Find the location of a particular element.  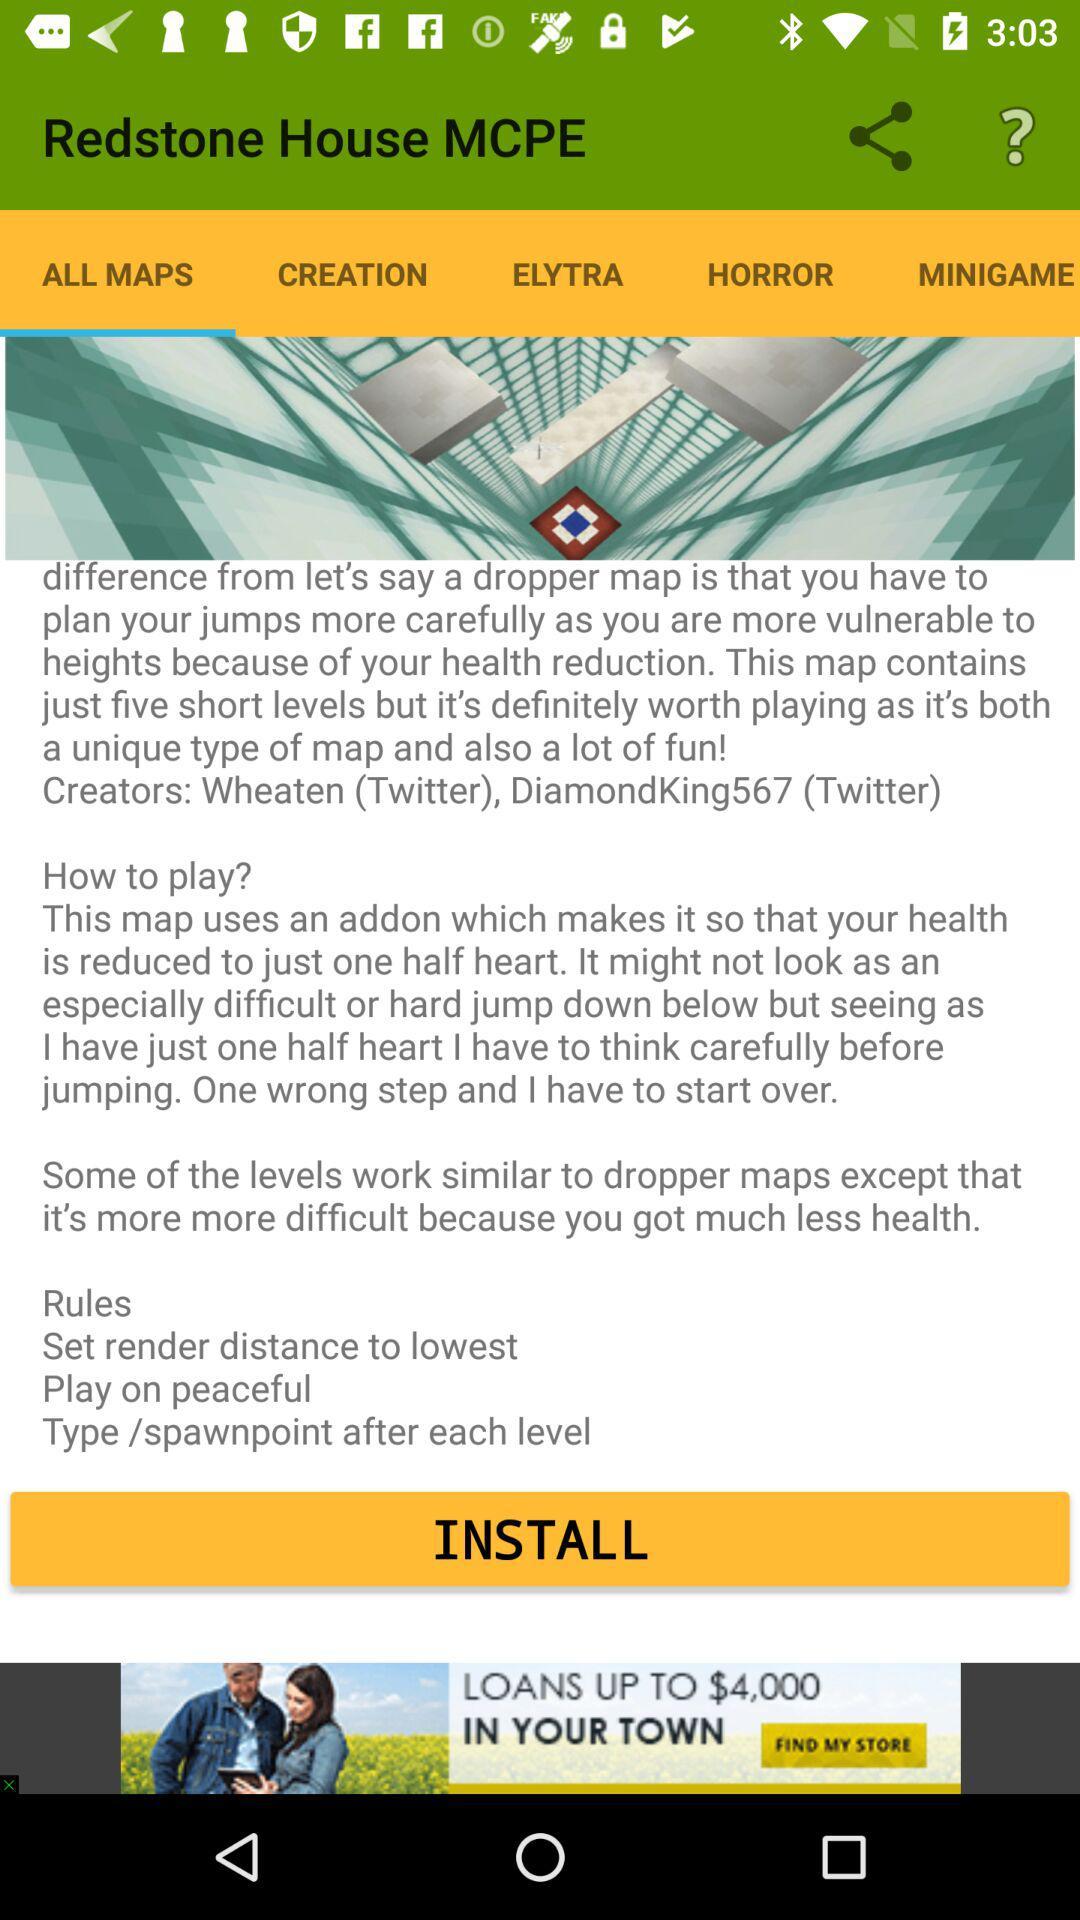

item to the right of elytra is located at coordinates (769, 272).